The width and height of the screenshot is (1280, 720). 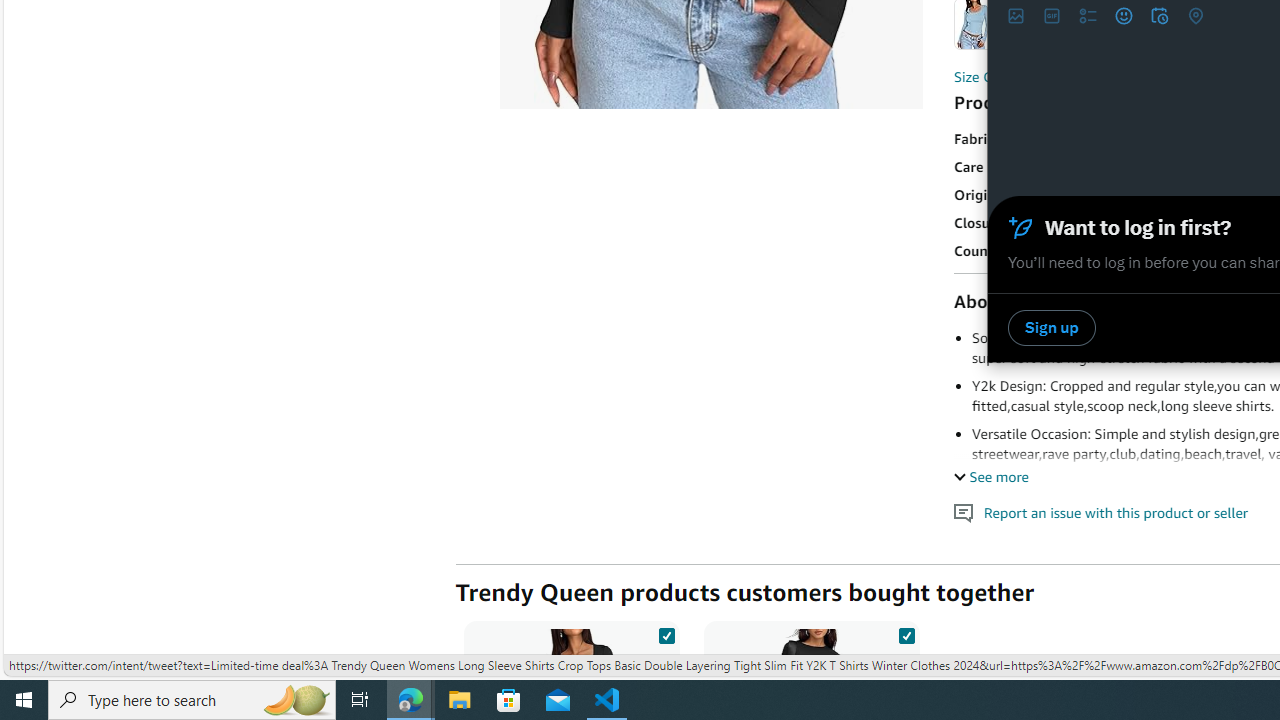 What do you see at coordinates (666, 632) in the screenshot?
I see `'AutomationID: thematicBundleCheck-1'` at bounding box center [666, 632].